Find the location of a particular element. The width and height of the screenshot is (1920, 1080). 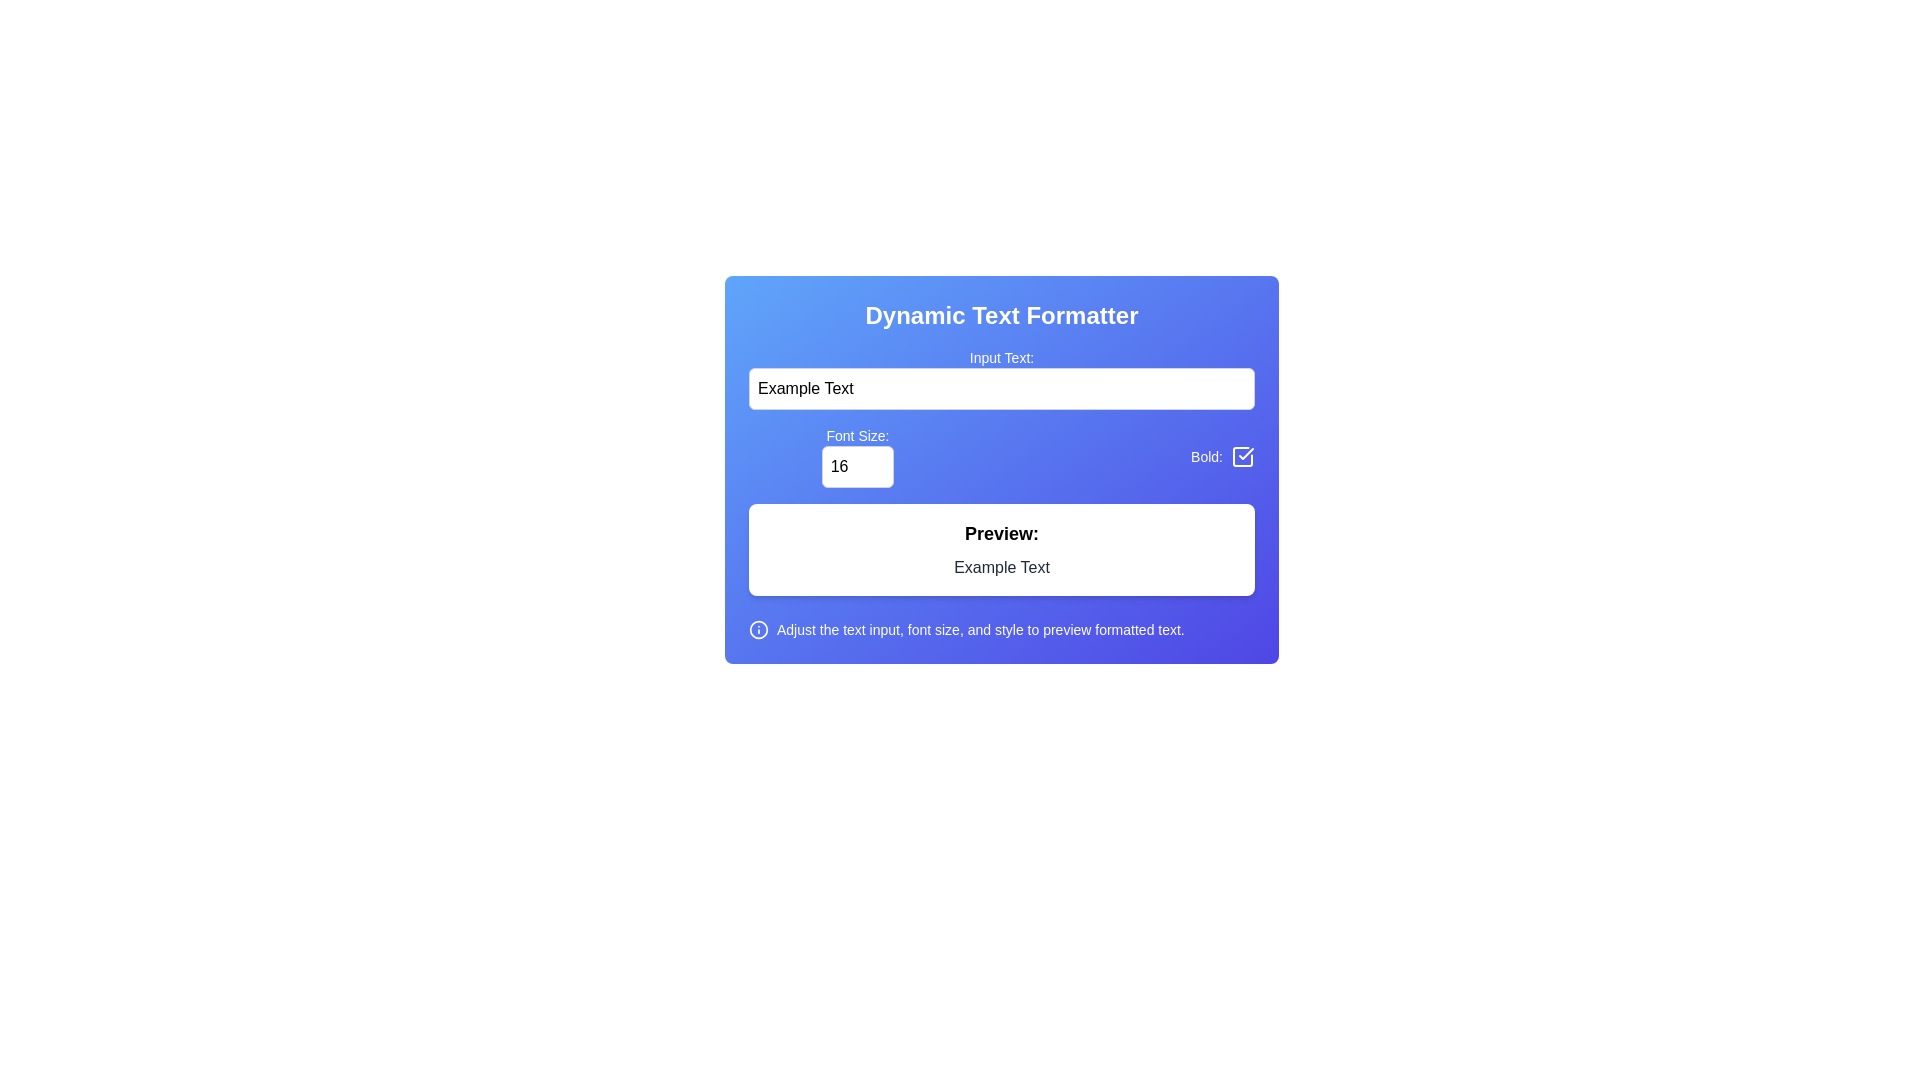

the checkmark symbol within the square-shaped icon in the SVG control interface, adjacent to the 'Bold:' label is located at coordinates (1245, 454).